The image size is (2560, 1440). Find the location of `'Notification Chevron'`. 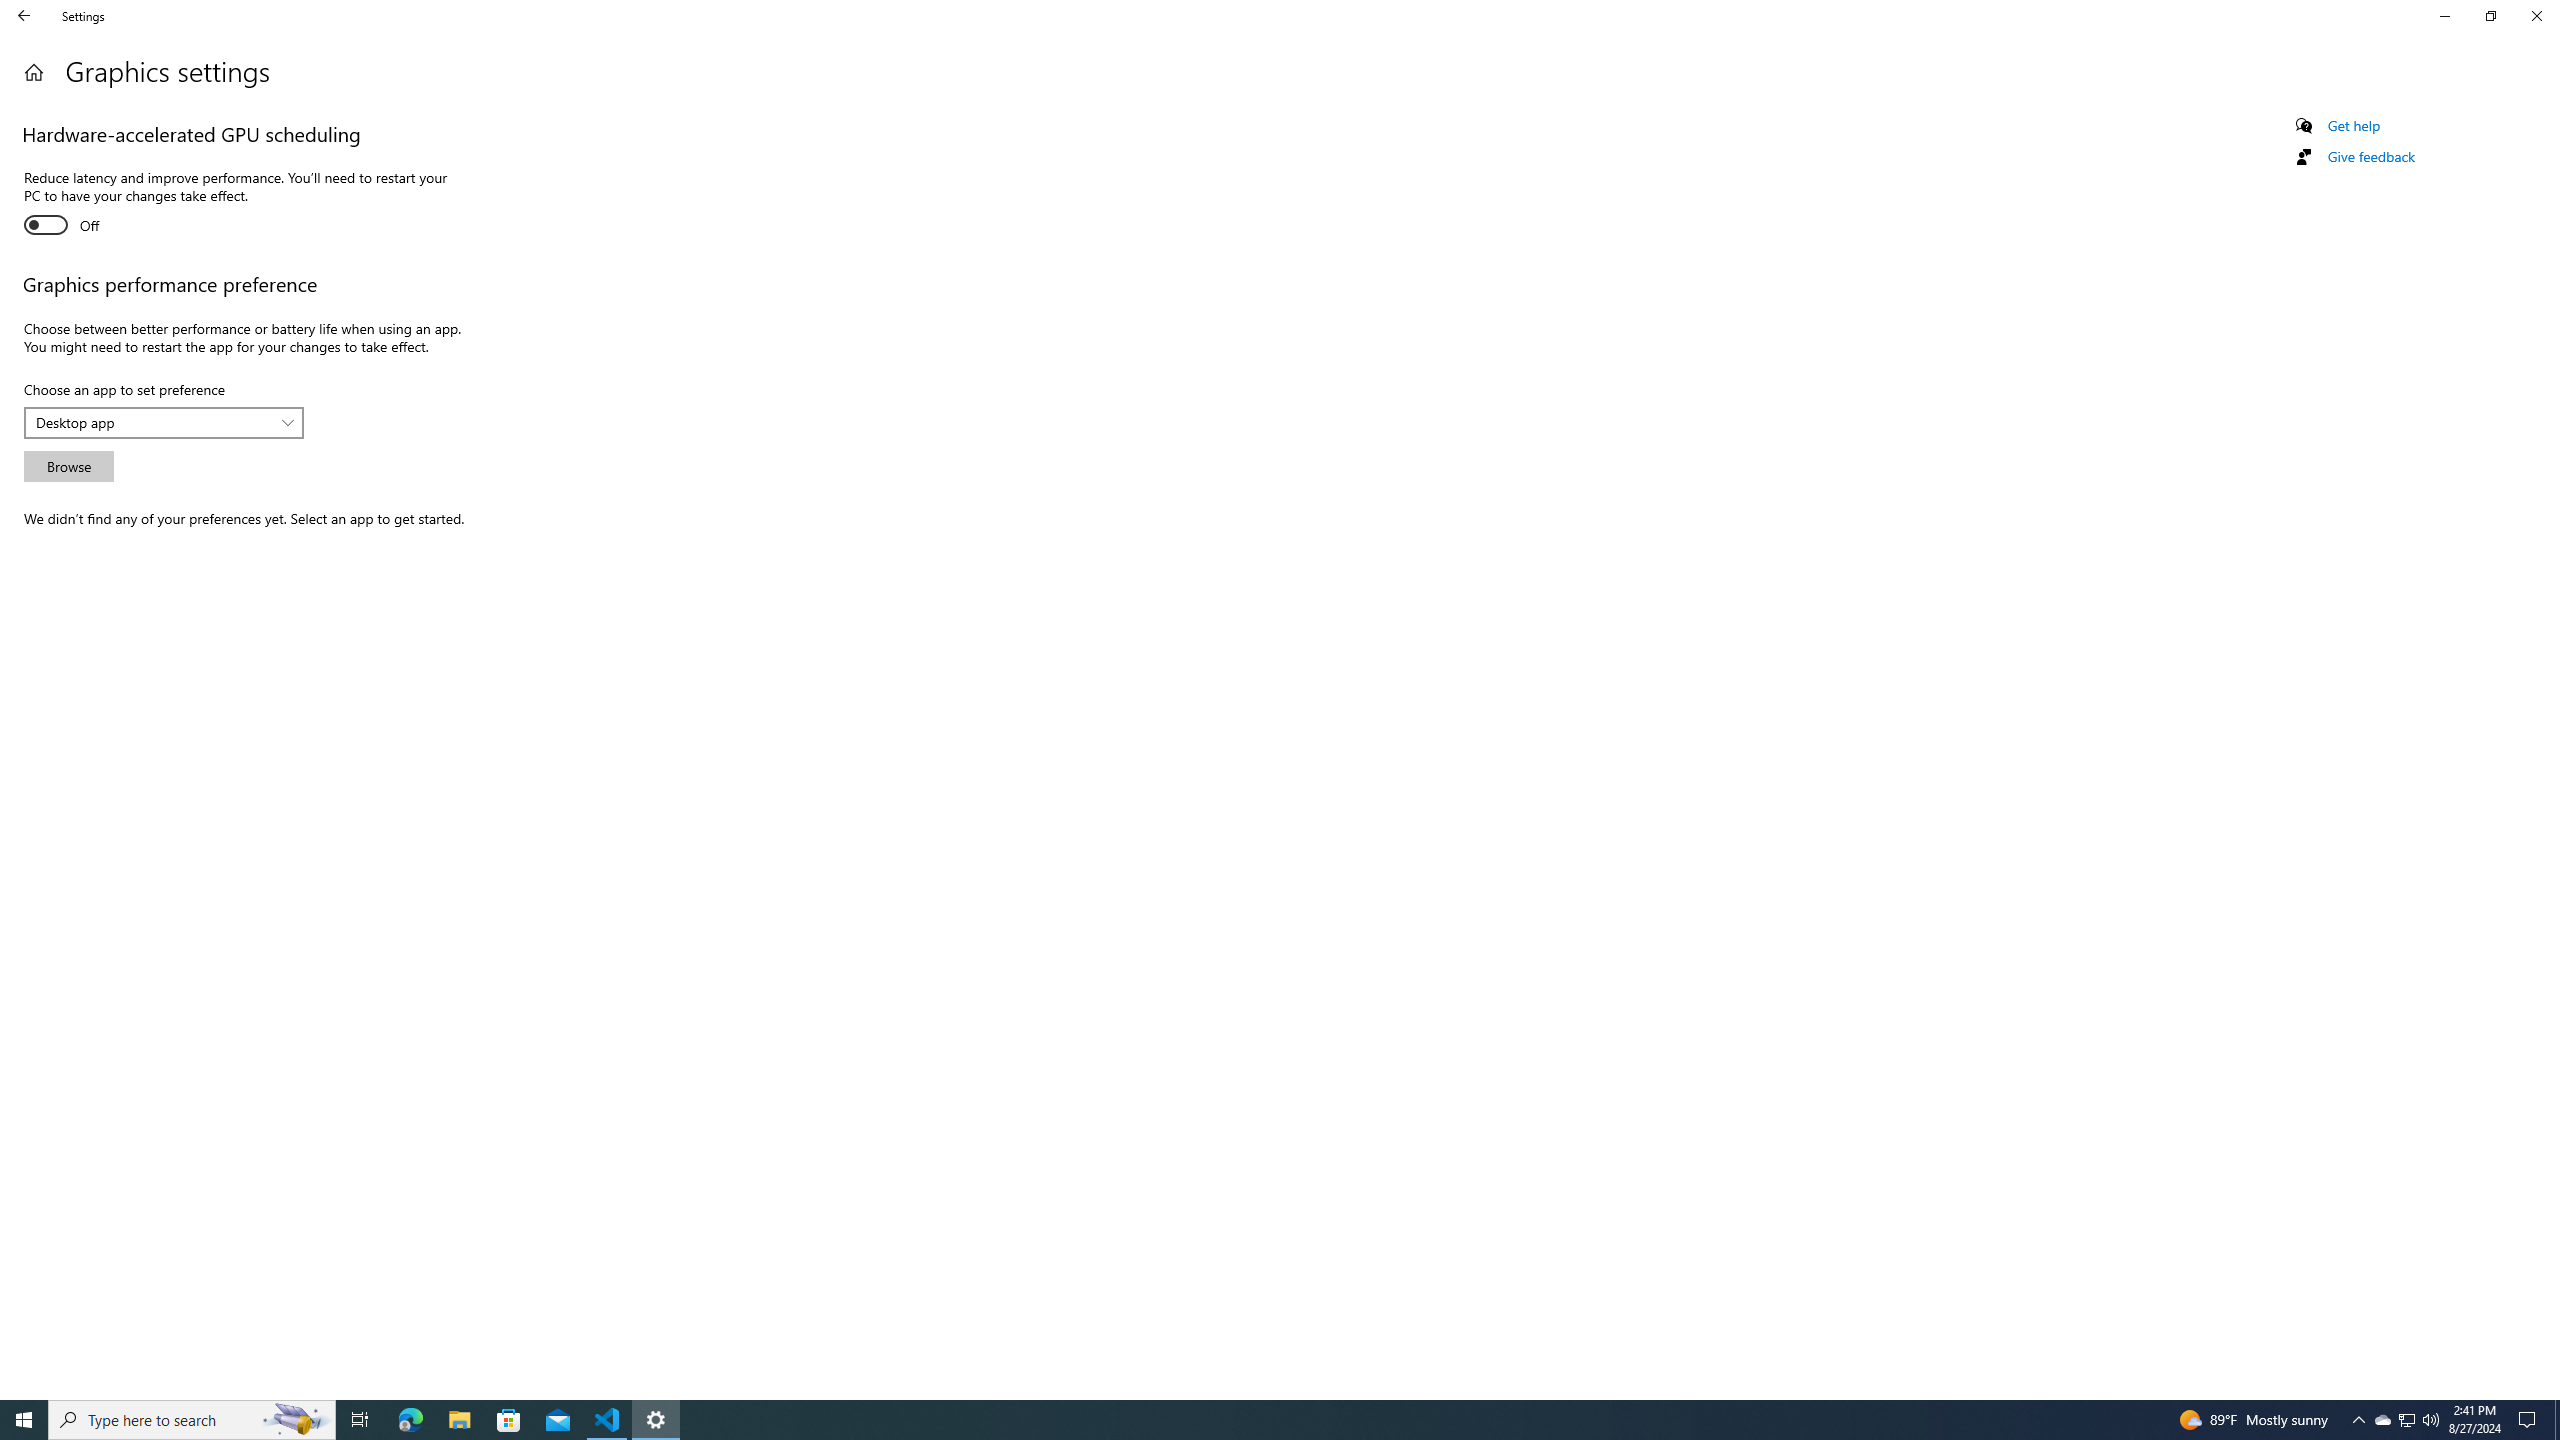

'Notification Chevron' is located at coordinates (2359, 1418).